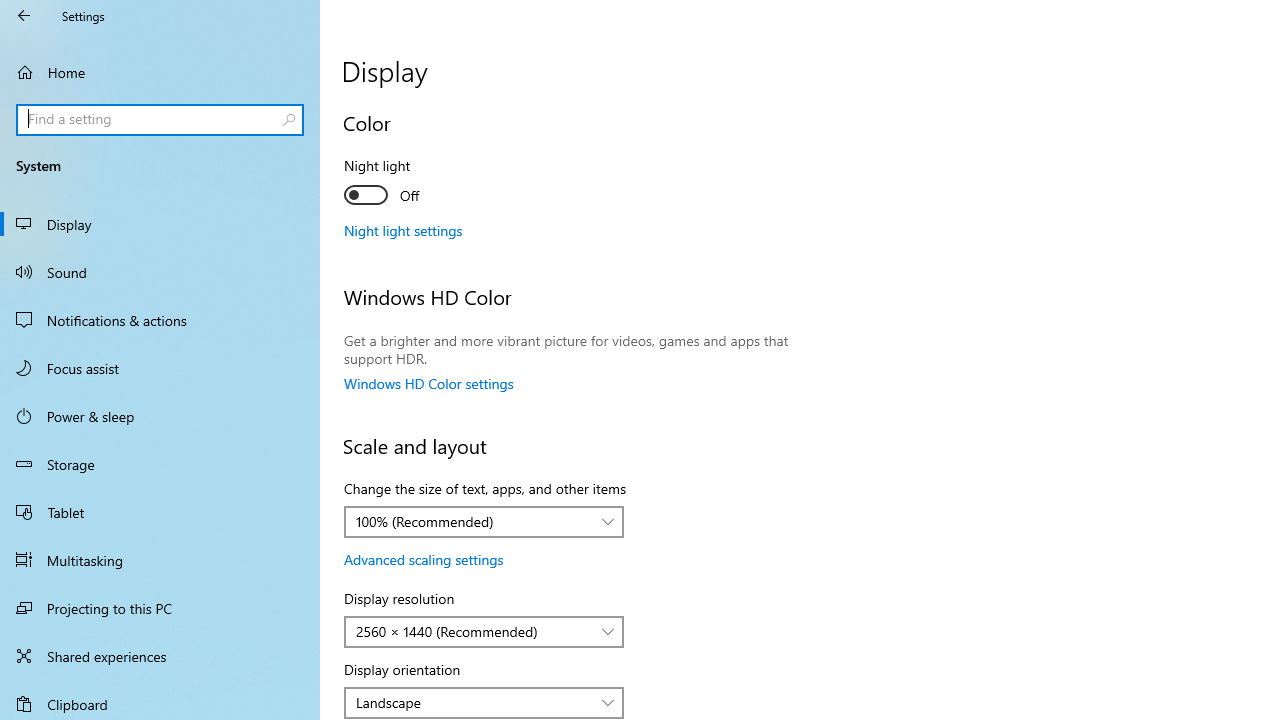 Image resolution: width=1280 pixels, height=720 pixels. I want to click on 'Notifications & actions', so click(160, 319).